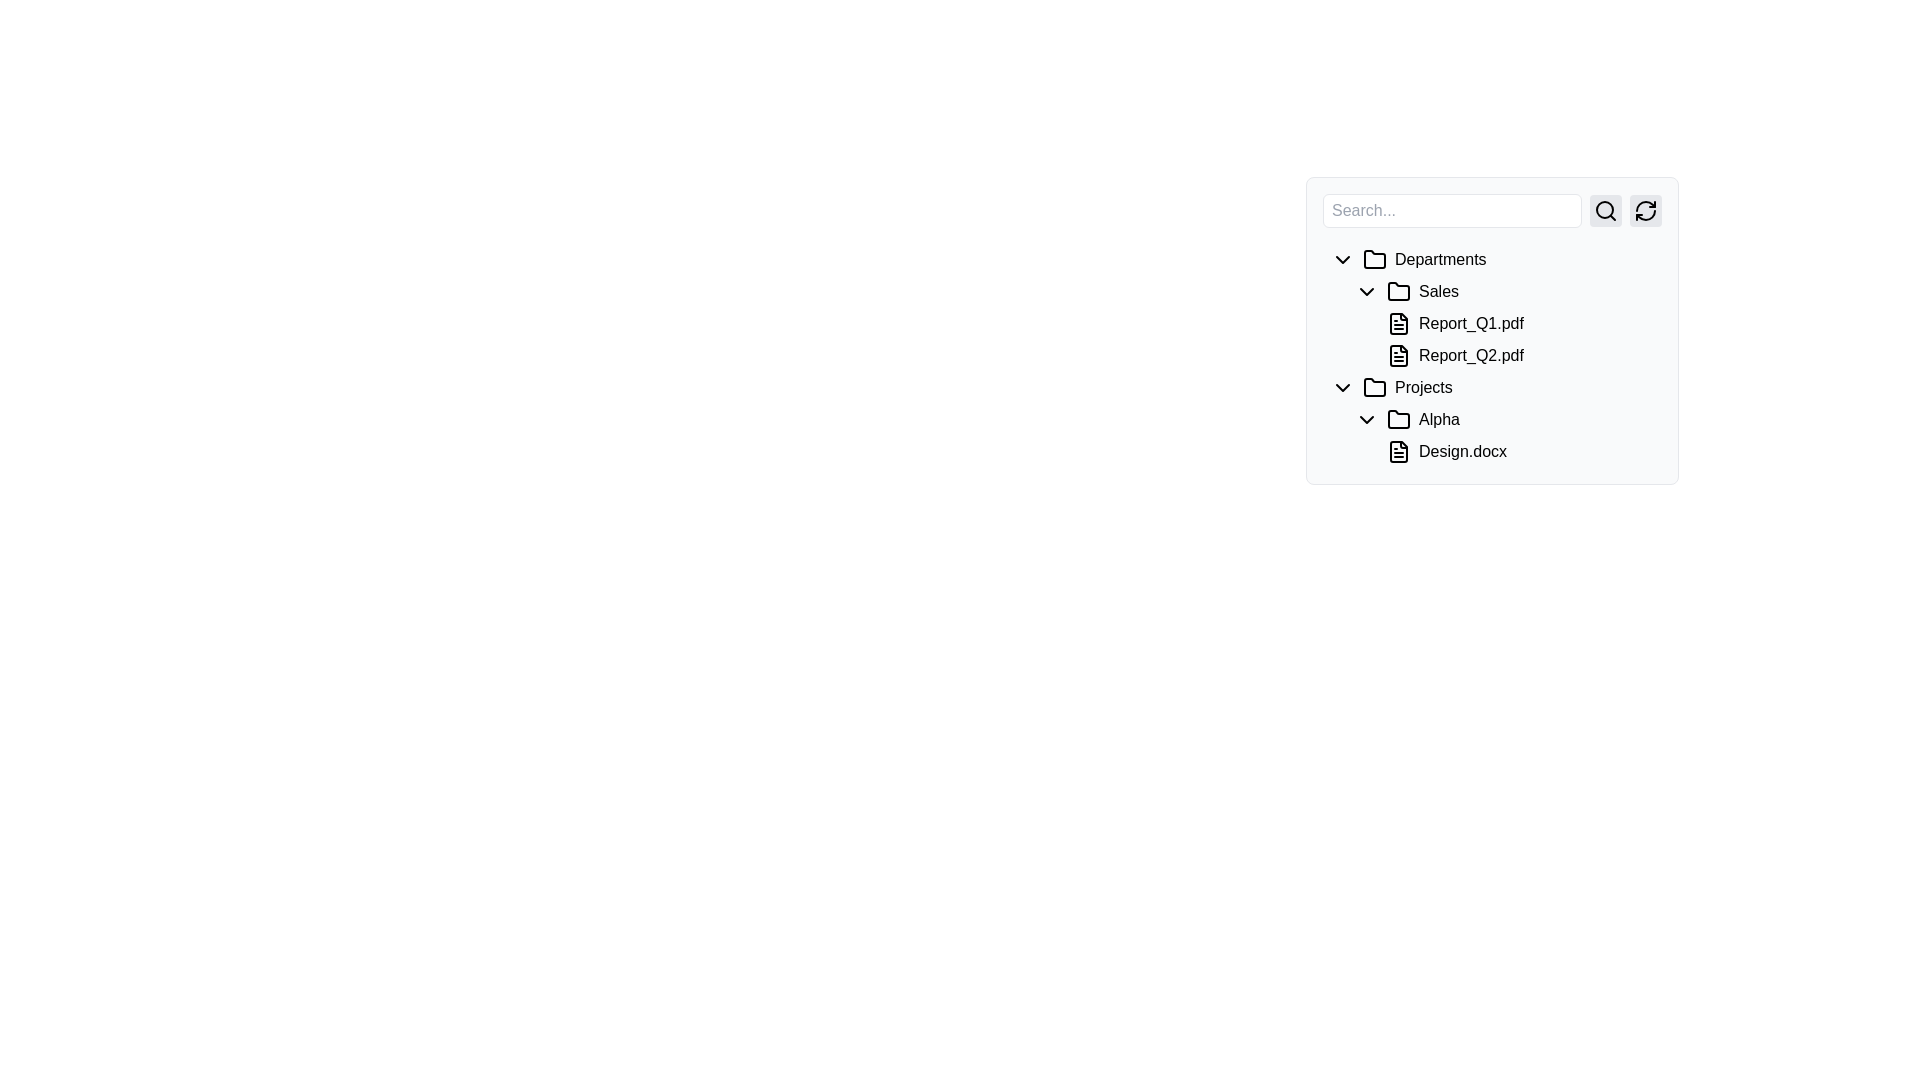 The image size is (1920, 1080). I want to click on the folder icon representing the 'Alpha' category, so click(1397, 419).